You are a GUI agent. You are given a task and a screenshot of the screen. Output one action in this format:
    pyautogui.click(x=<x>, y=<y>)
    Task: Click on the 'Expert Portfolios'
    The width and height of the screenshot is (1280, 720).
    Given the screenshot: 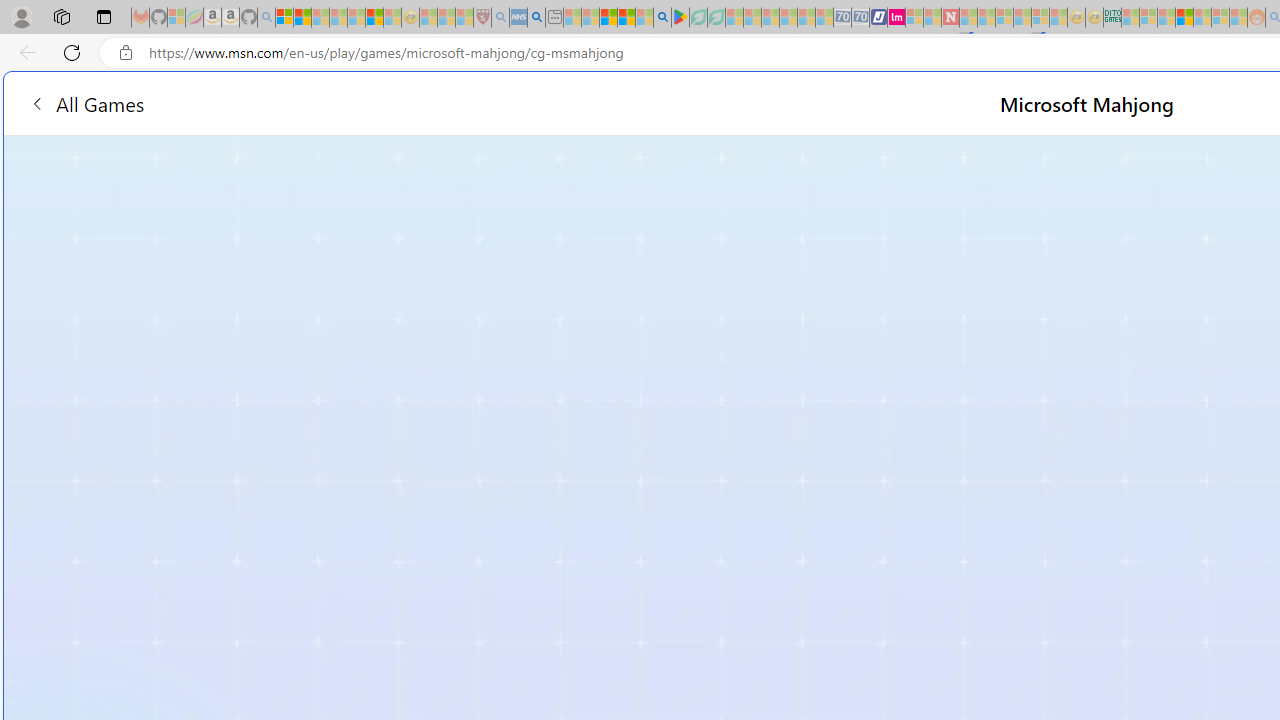 What is the action you would take?
    pyautogui.click(x=1184, y=17)
    